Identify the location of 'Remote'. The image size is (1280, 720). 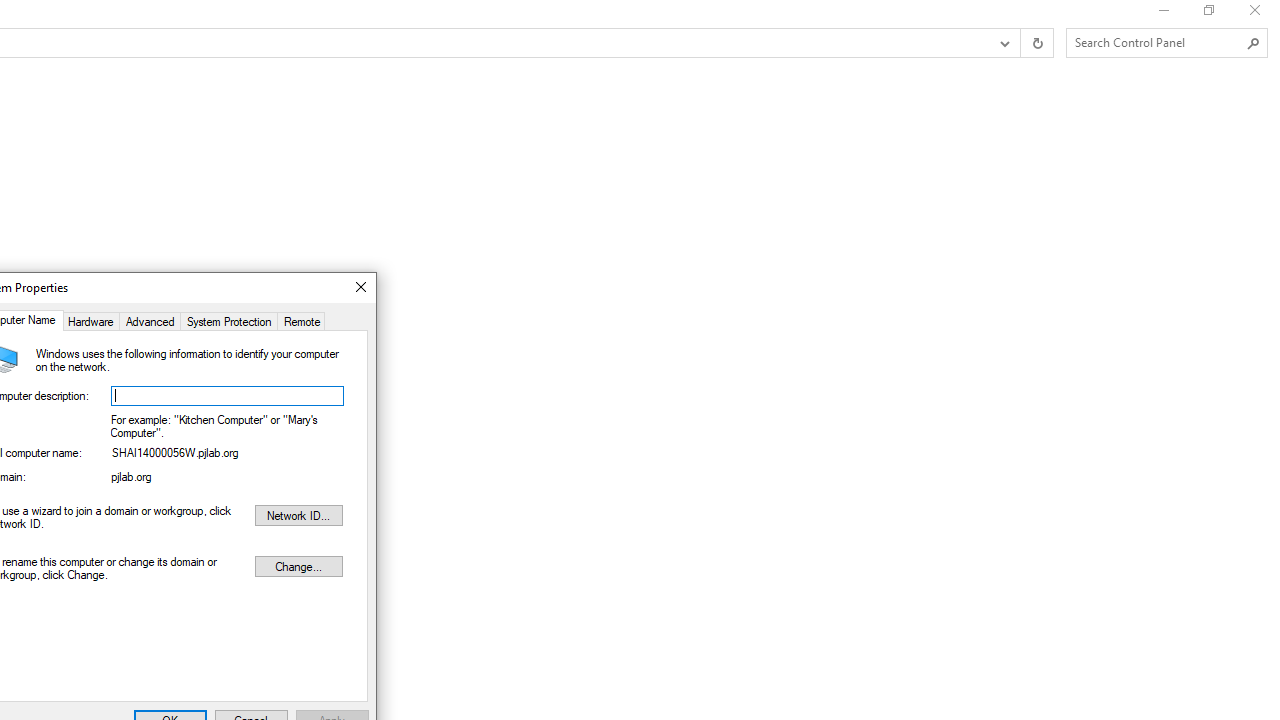
(301, 319).